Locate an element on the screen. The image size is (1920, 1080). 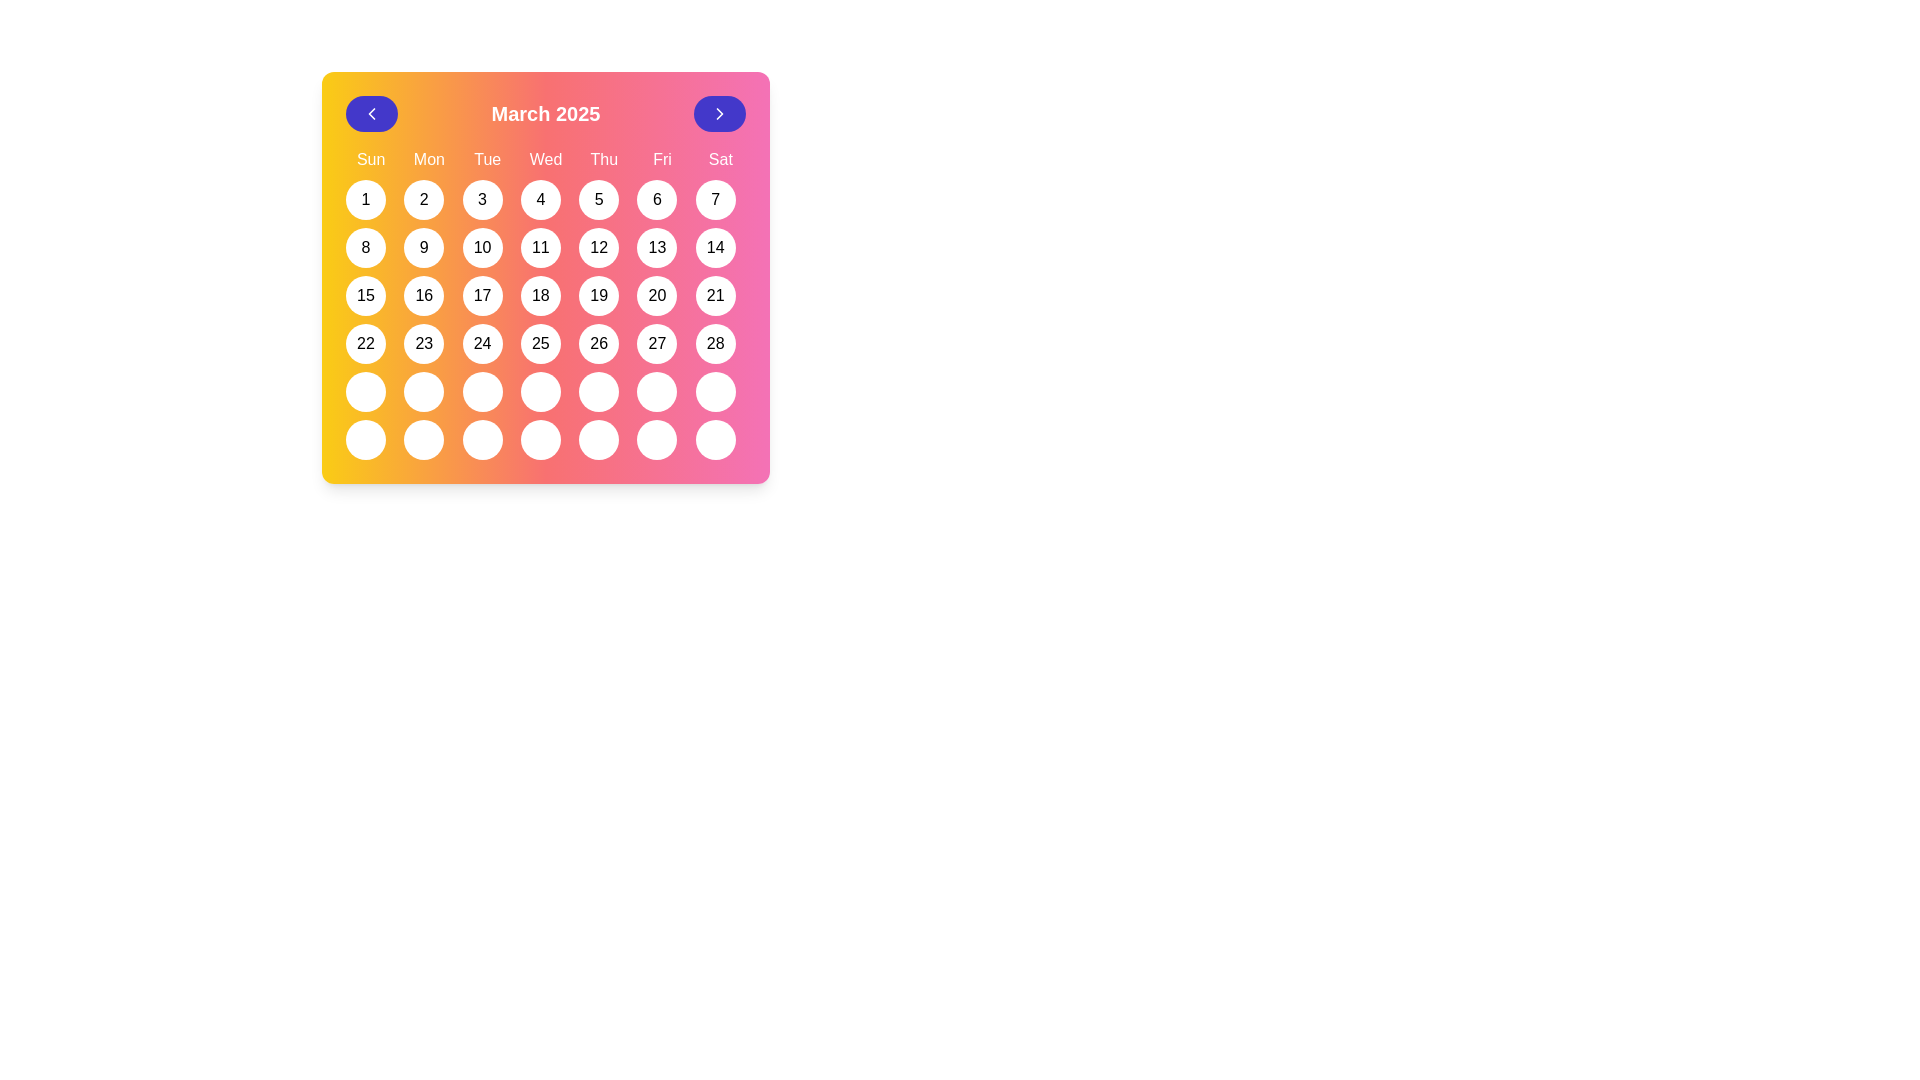
the selectable day slot button in the calendar interface located in the seventh column and sixth row of the grid is located at coordinates (657, 438).